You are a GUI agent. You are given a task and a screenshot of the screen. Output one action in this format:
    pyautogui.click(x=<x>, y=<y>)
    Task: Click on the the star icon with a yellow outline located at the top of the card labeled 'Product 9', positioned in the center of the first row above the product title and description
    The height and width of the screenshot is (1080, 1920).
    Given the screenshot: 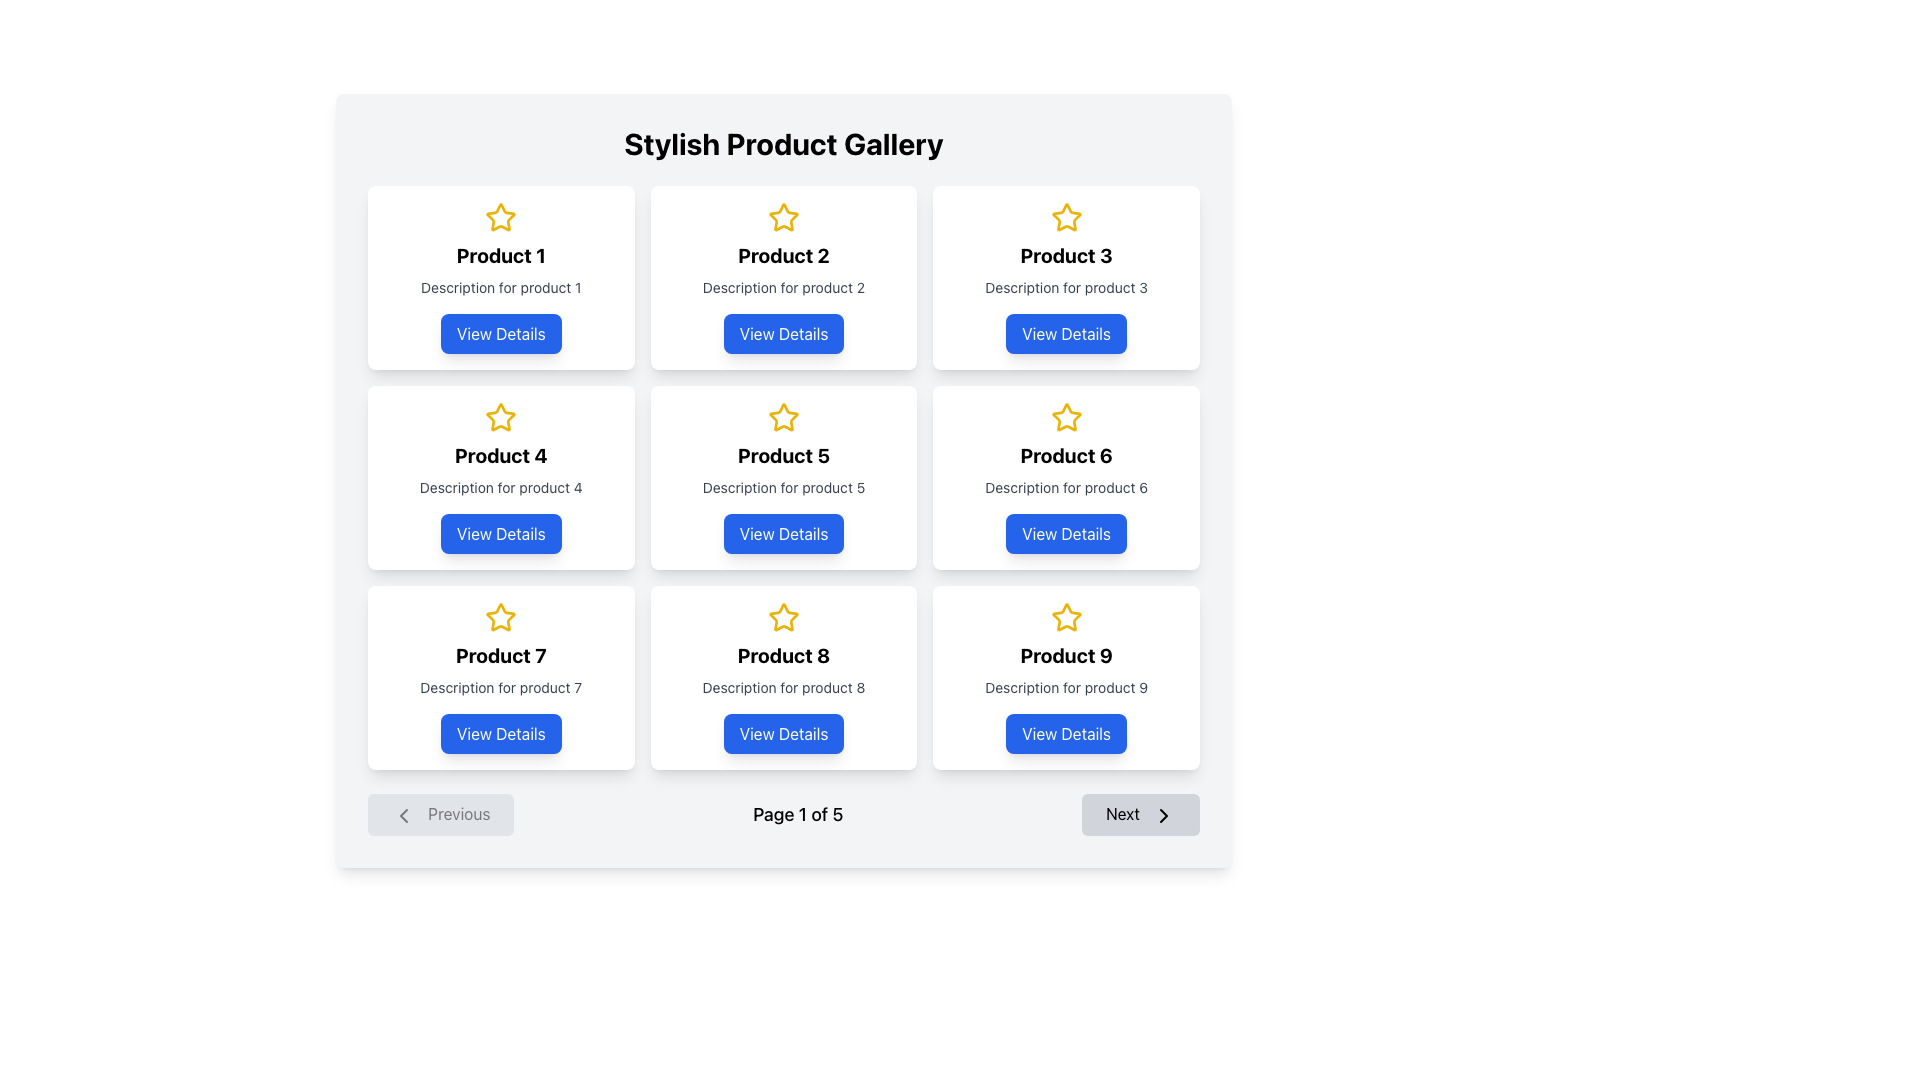 What is the action you would take?
    pyautogui.click(x=1065, y=616)
    